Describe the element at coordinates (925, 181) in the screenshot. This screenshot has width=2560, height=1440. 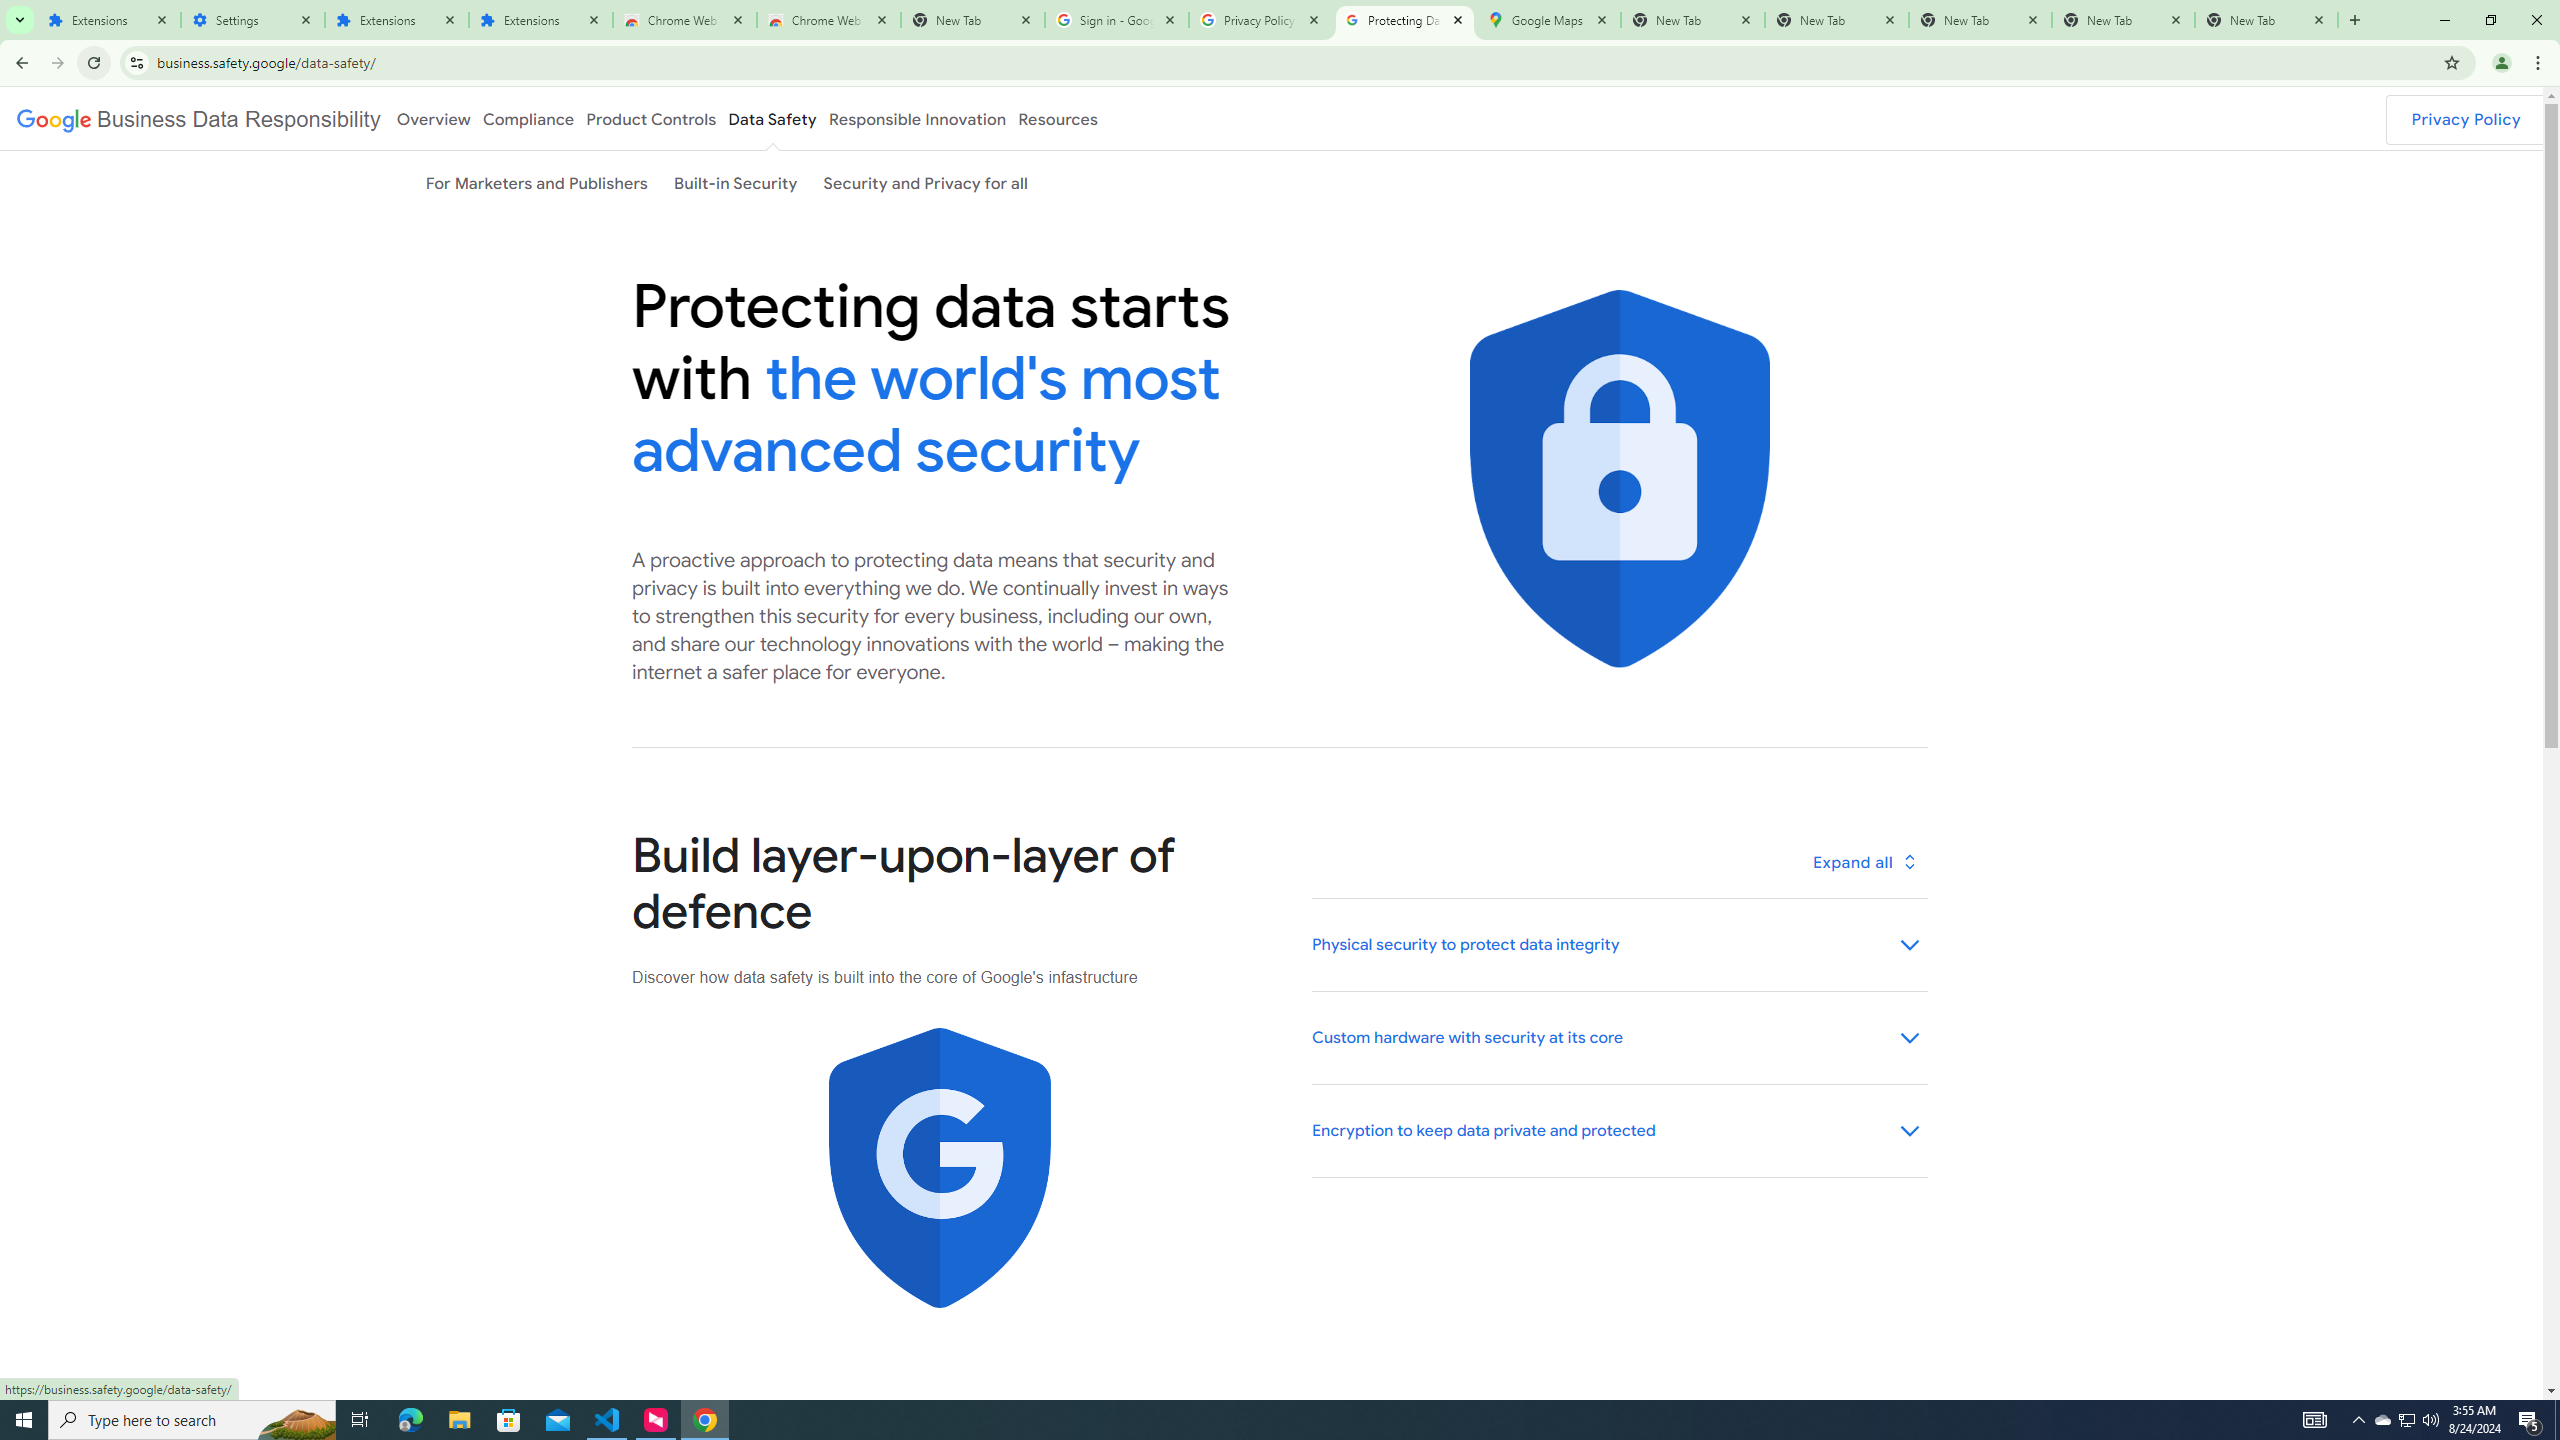
I see `'Security and Privacy for all'` at that location.